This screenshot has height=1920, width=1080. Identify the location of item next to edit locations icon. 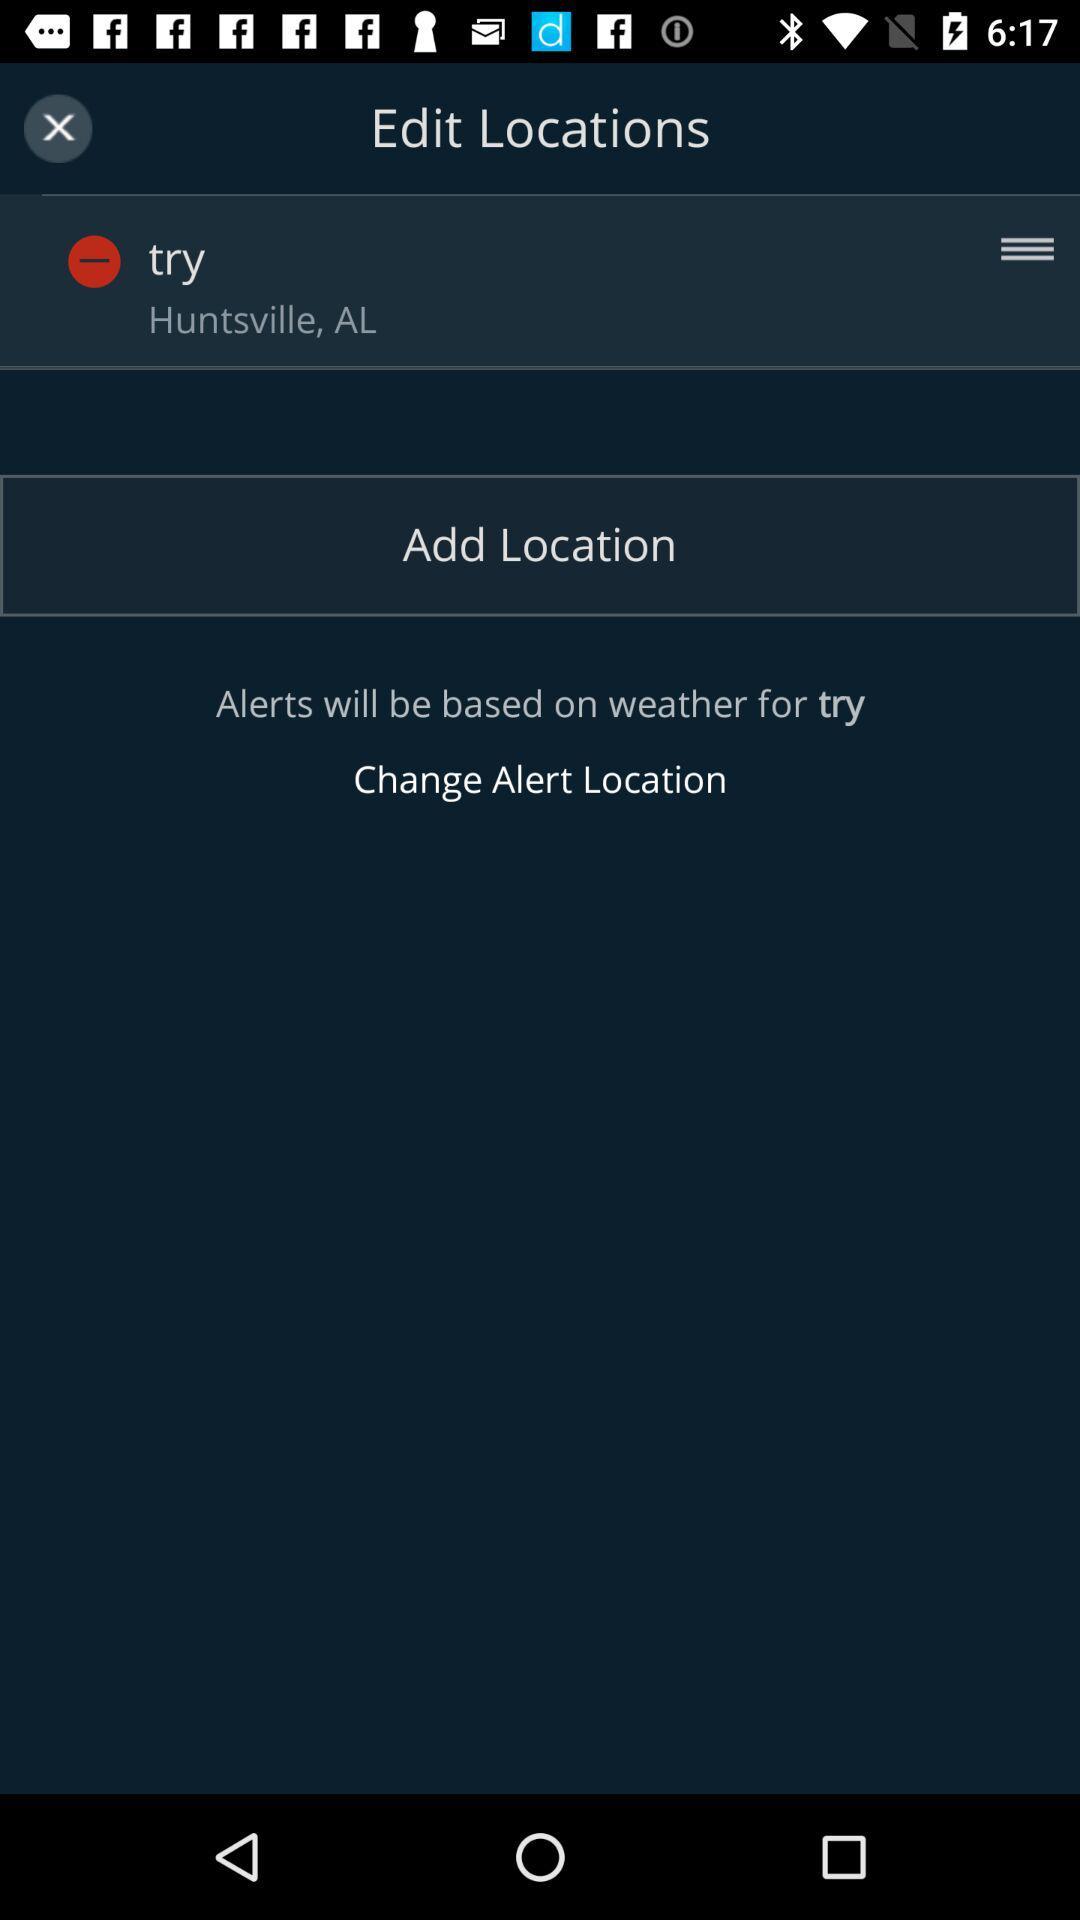
(57, 127).